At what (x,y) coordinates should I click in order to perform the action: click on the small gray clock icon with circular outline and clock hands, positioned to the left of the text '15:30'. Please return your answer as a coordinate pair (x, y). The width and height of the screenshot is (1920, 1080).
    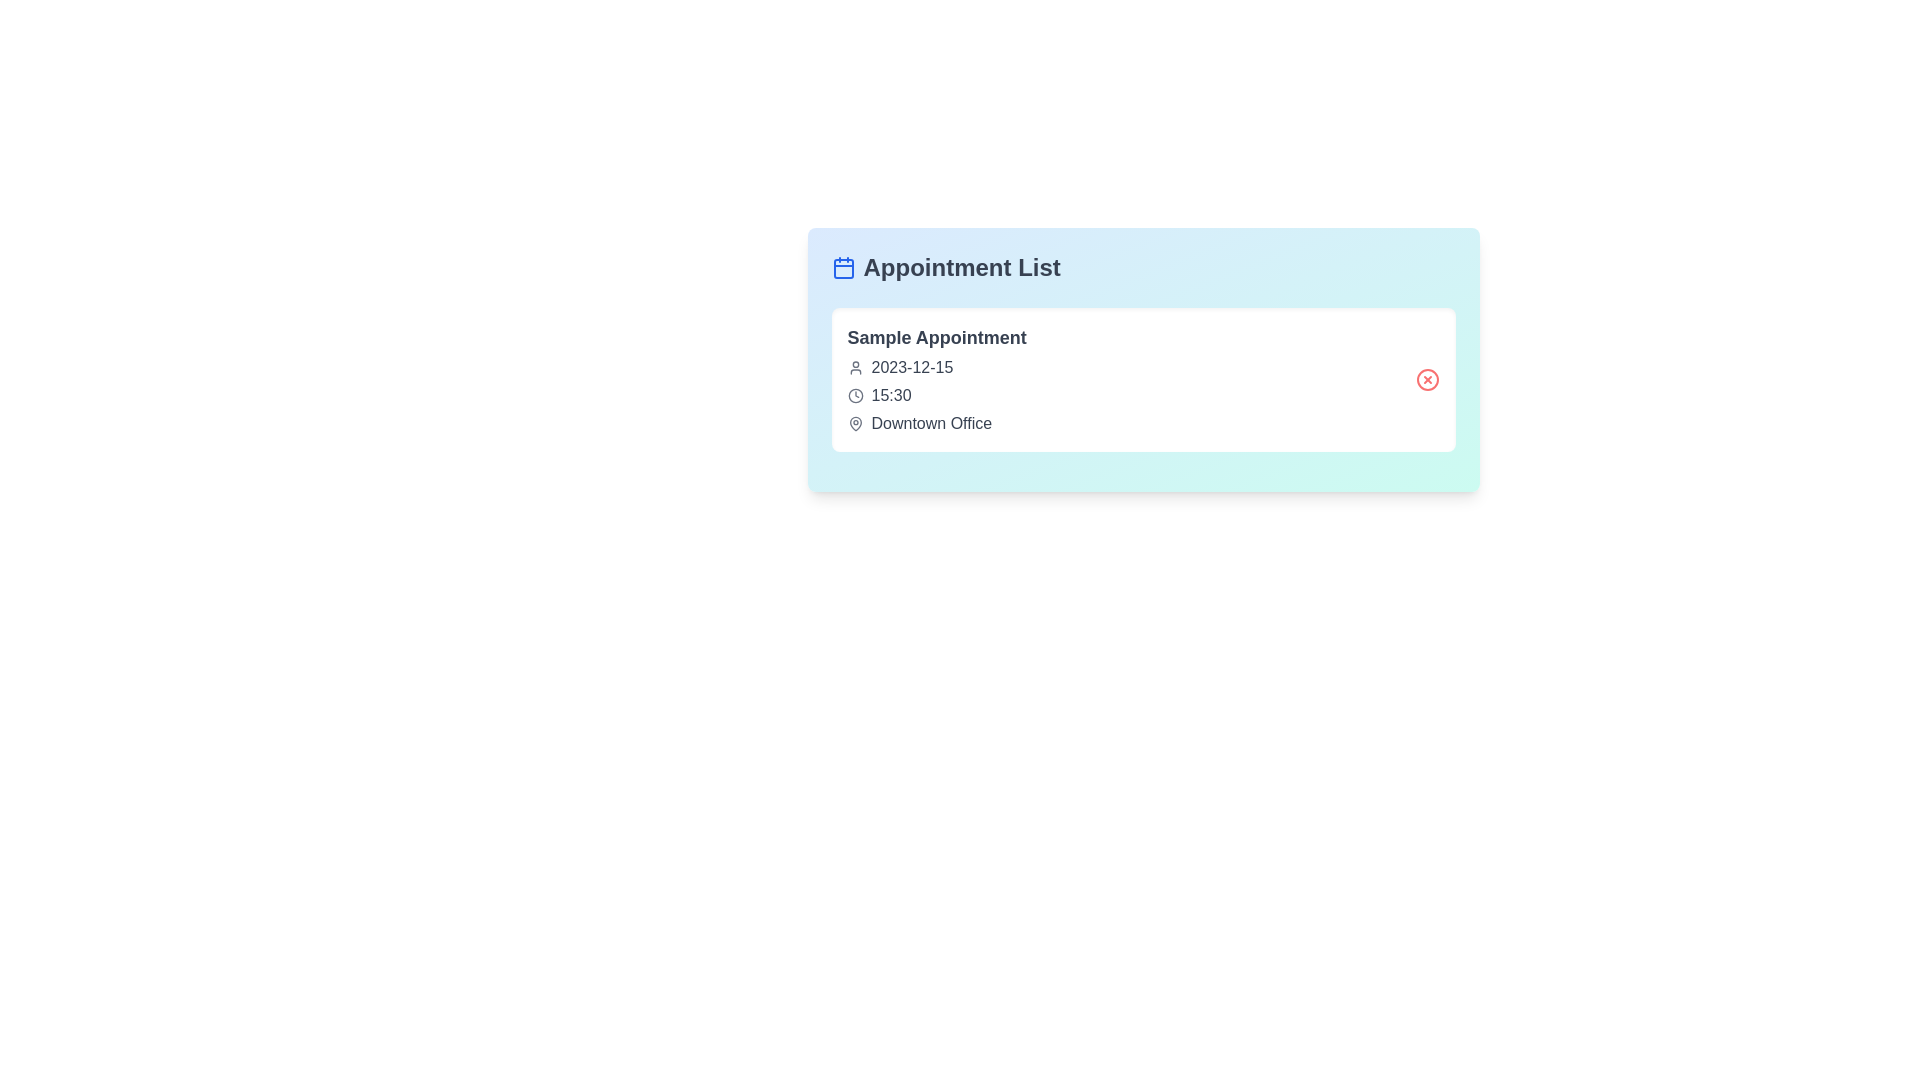
    Looking at the image, I should click on (855, 396).